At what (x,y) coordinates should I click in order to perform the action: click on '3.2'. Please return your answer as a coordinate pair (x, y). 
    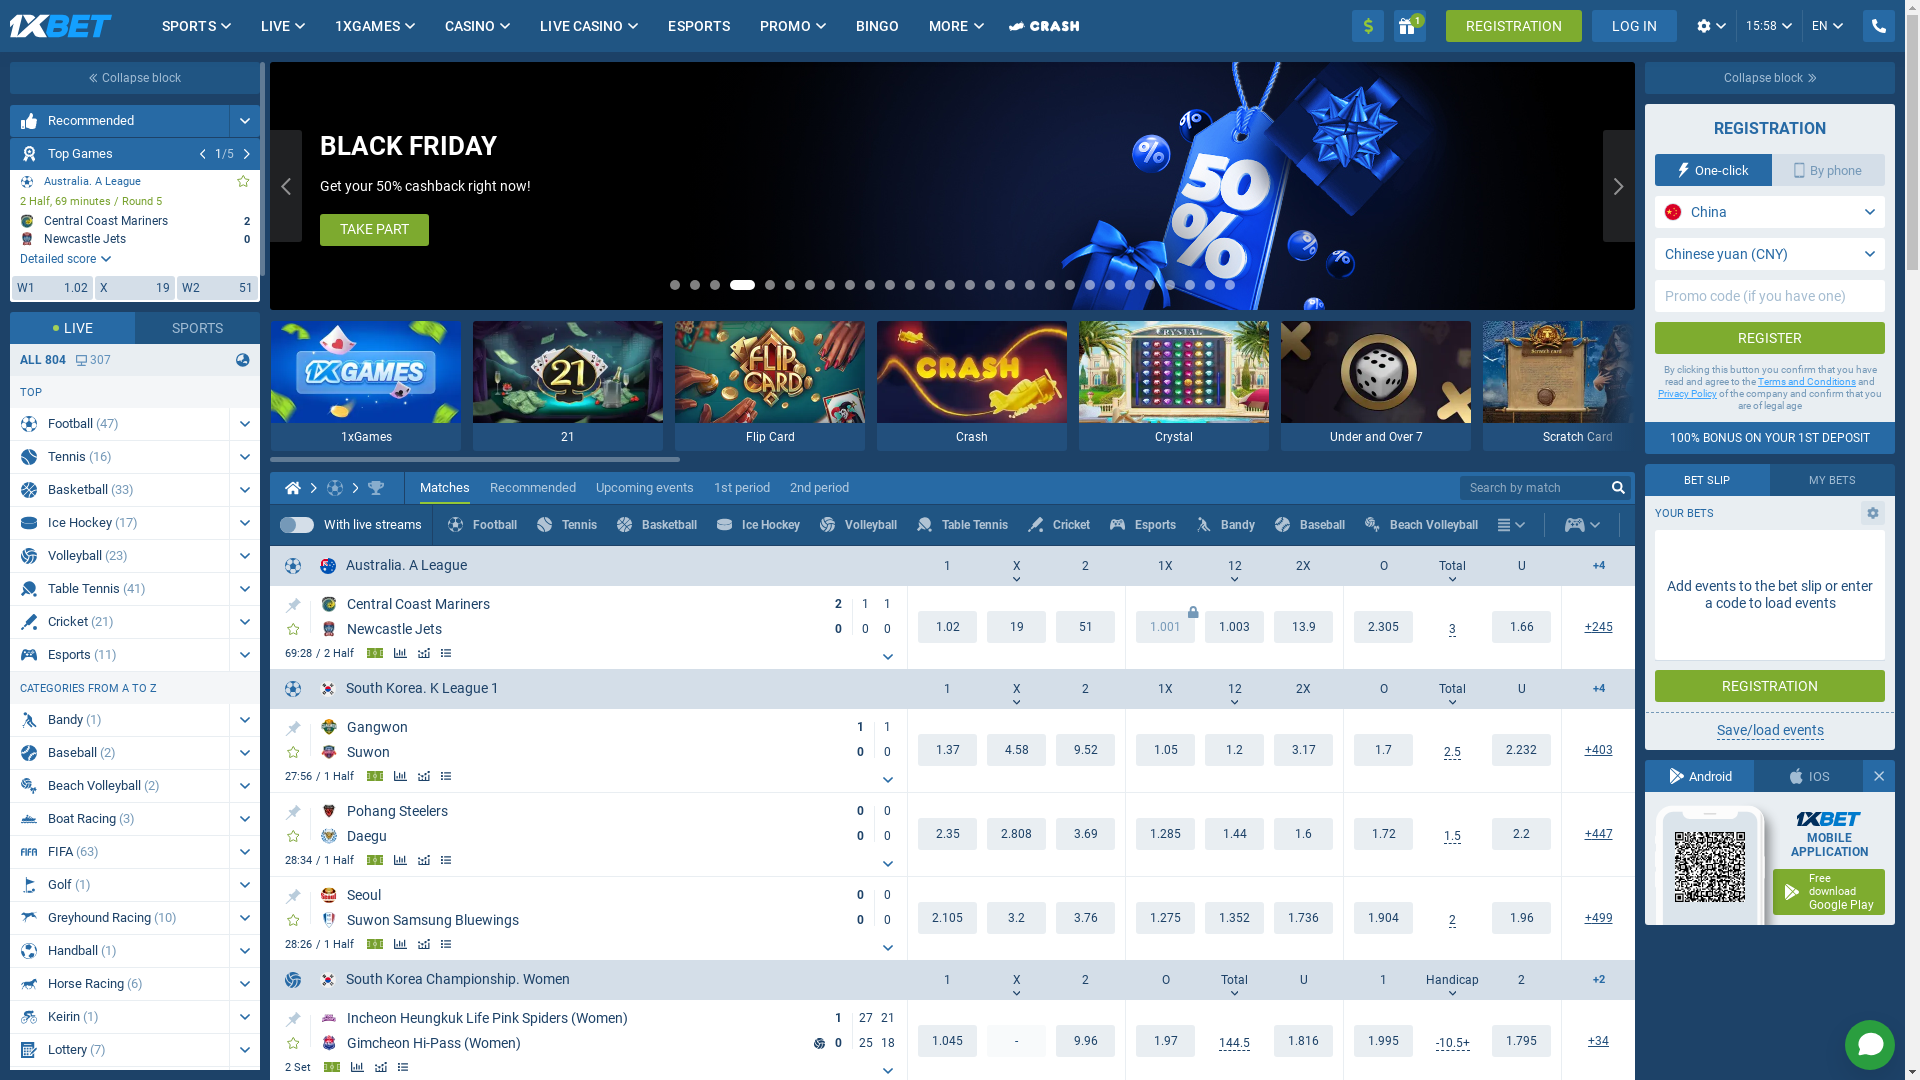
    Looking at the image, I should click on (1016, 918).